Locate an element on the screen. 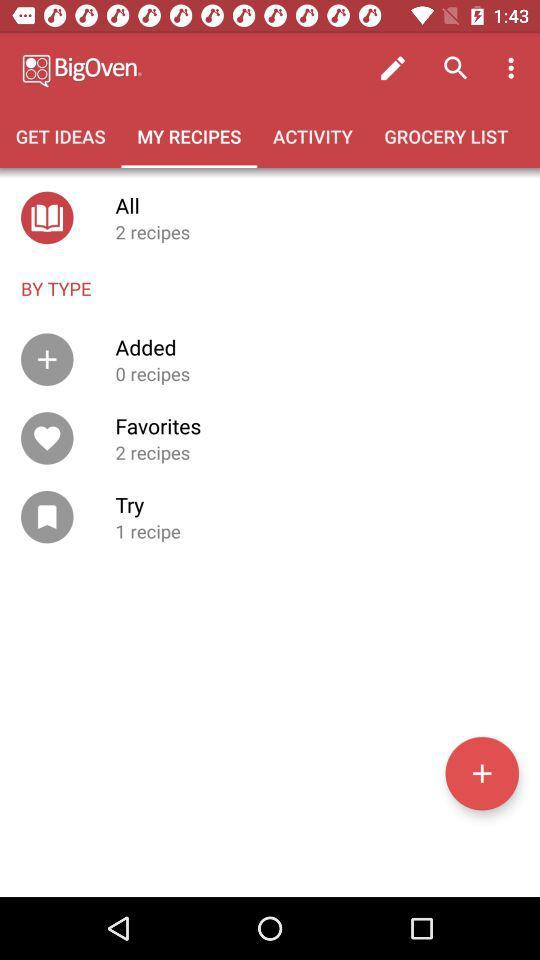  icon above grocery list icon is located at coordinates (393, 68).